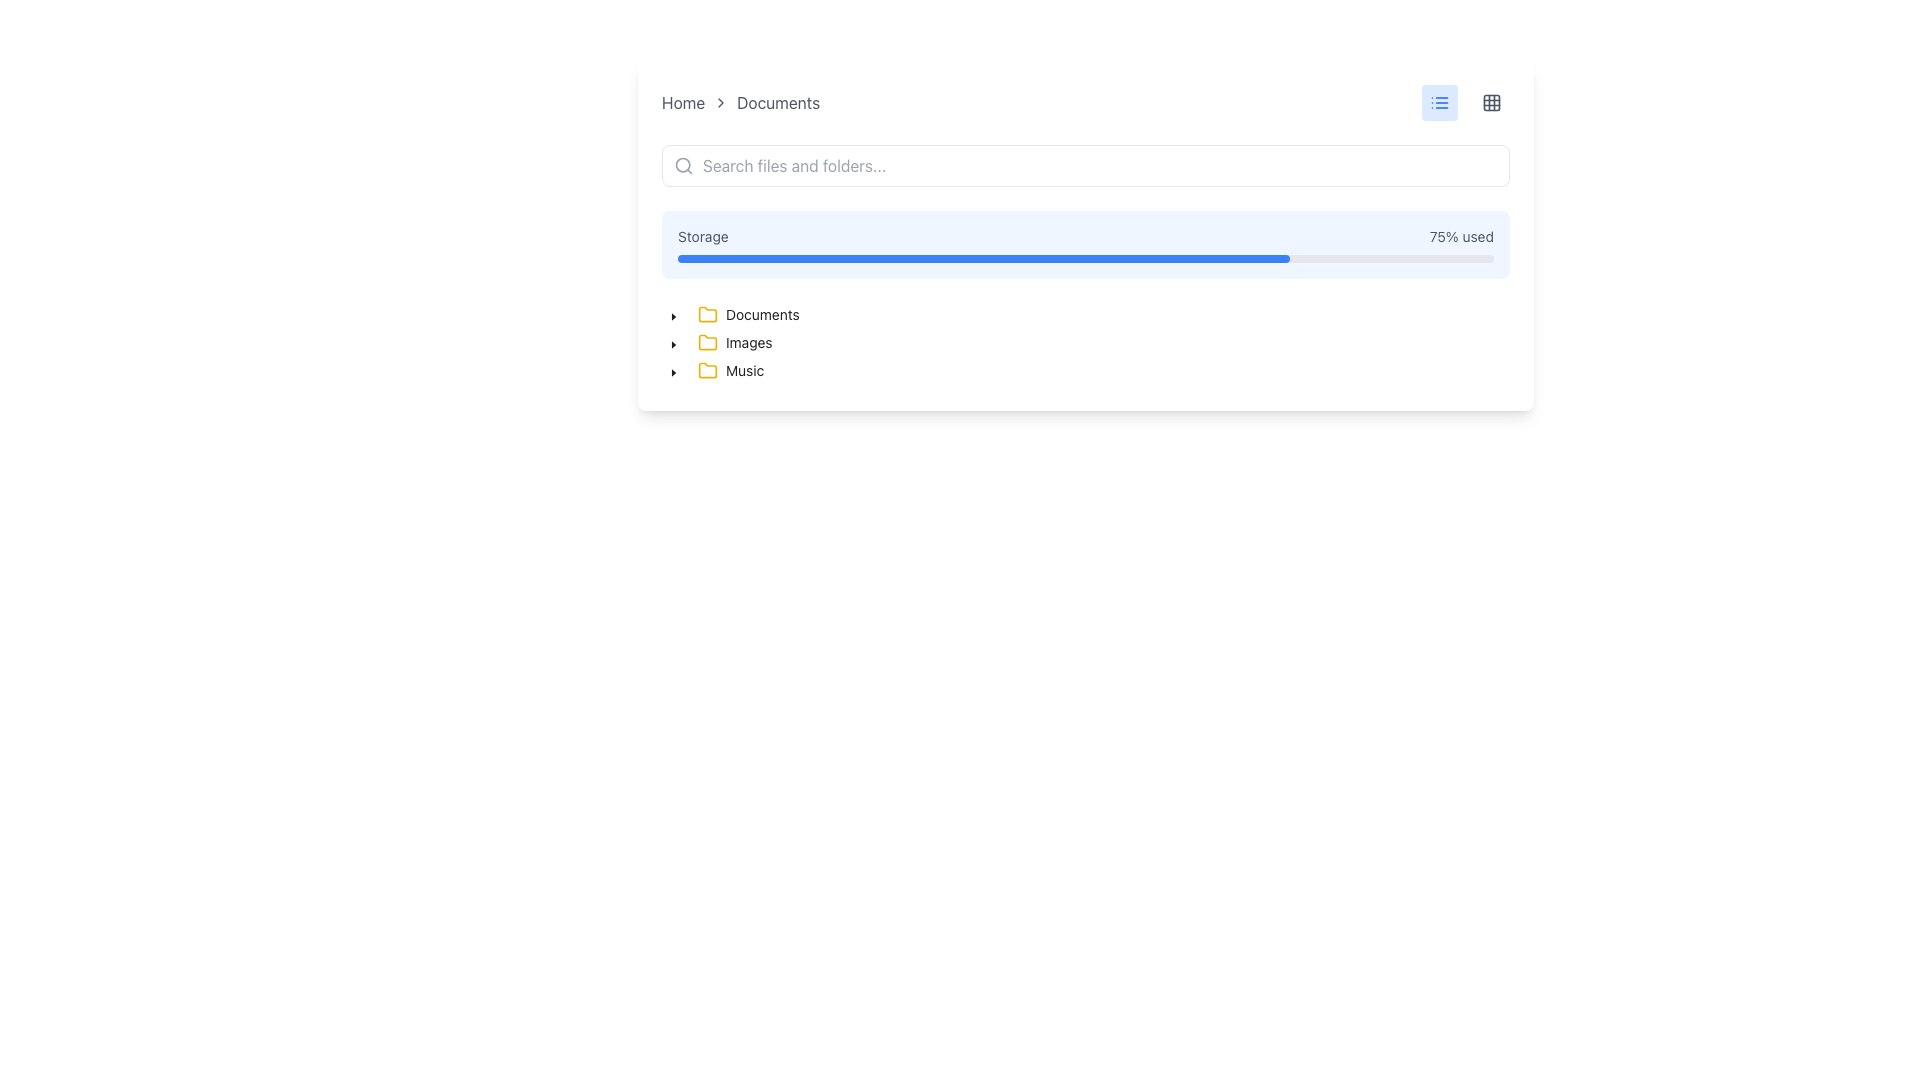  I want to click on the static text label displaying 'Storage' in grey font on a light blue background, which is part of the storage usage information section, so click(703, 235).